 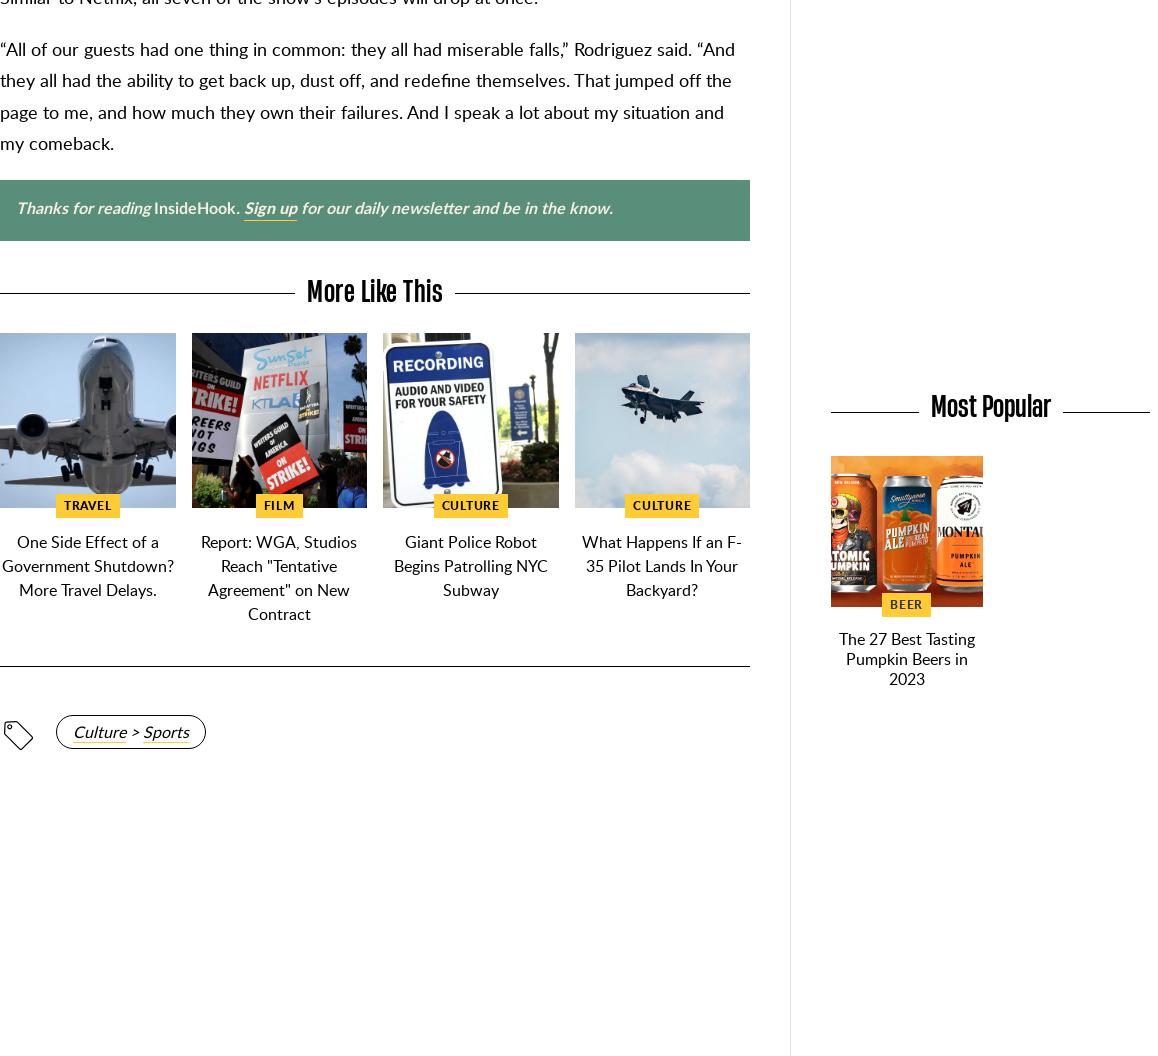 What do you see at coordinates (469, 566) in the screenshot?
I see `'Giant Police Robot Begins Patrolling NYC Subway'` at bounding box center [469, 566].